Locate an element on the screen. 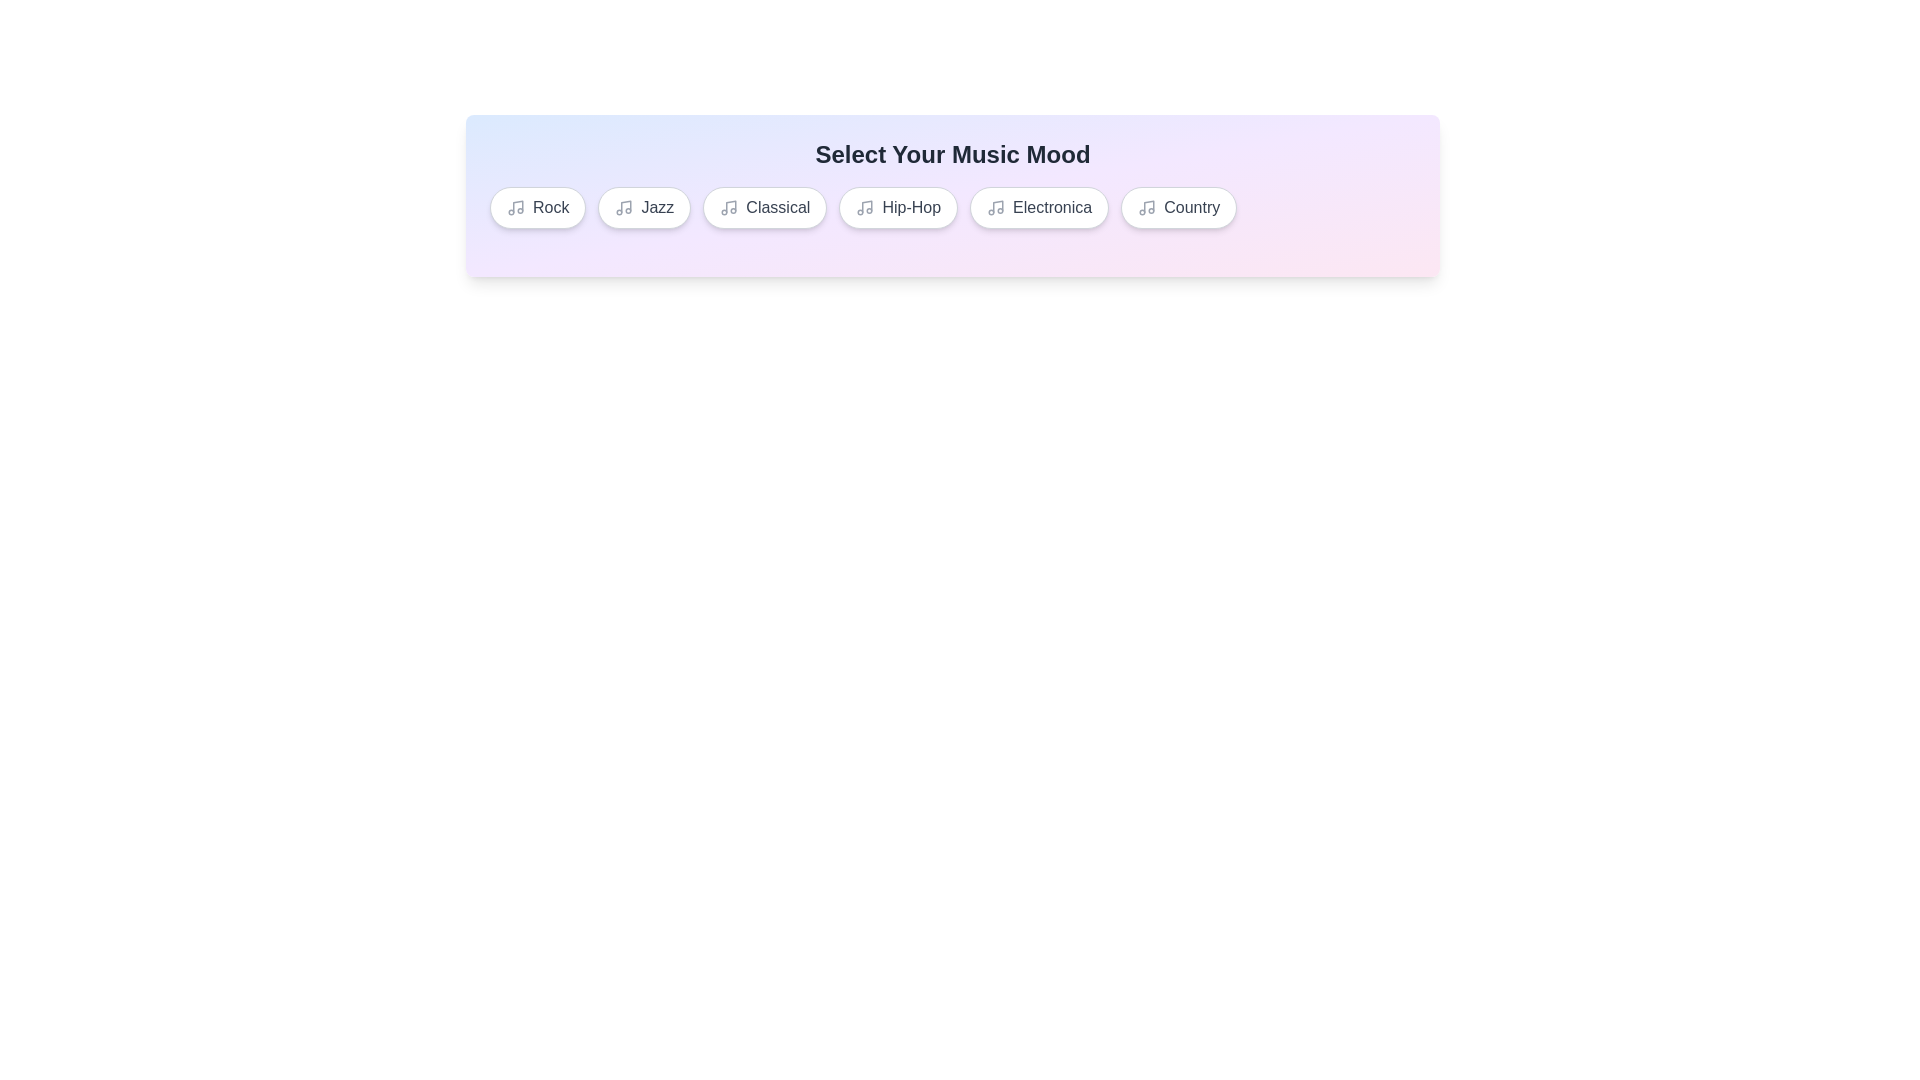 This screenshot has width=1920, height=1080. the music tag Electronica from the list is located at coordinates (1038, 208).